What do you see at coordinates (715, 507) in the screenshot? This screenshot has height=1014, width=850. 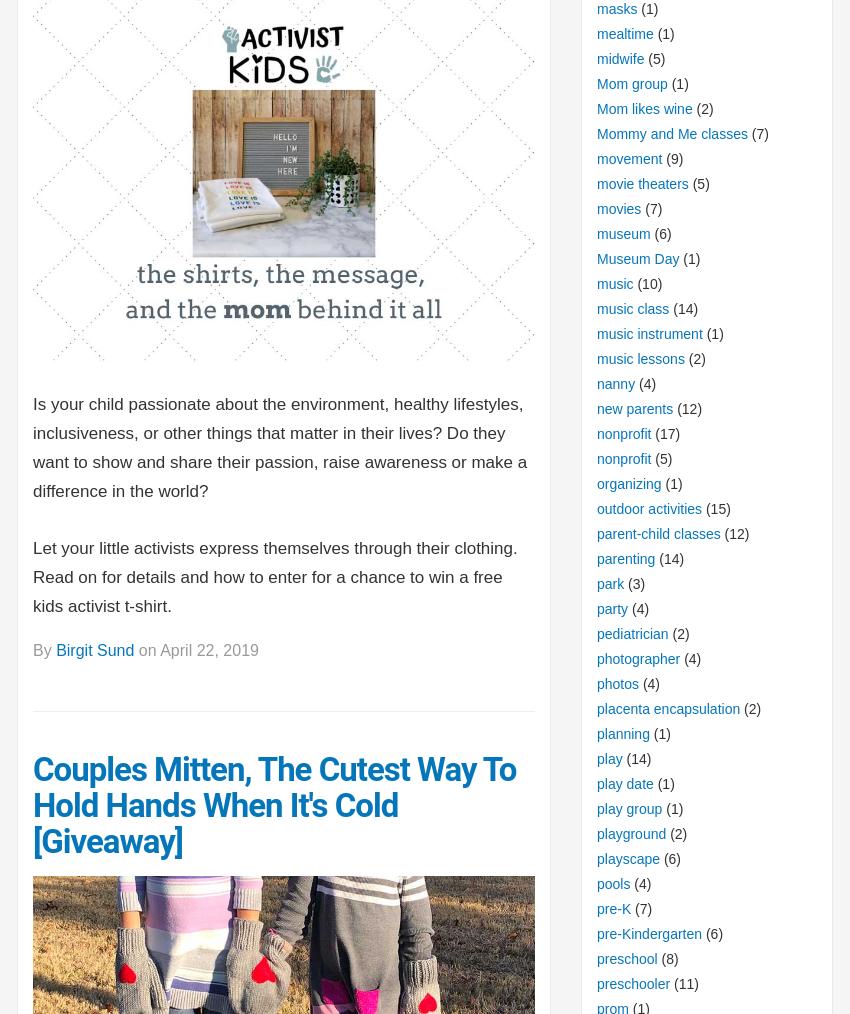 I see `'(15)'` at bounding box center [715, 507].